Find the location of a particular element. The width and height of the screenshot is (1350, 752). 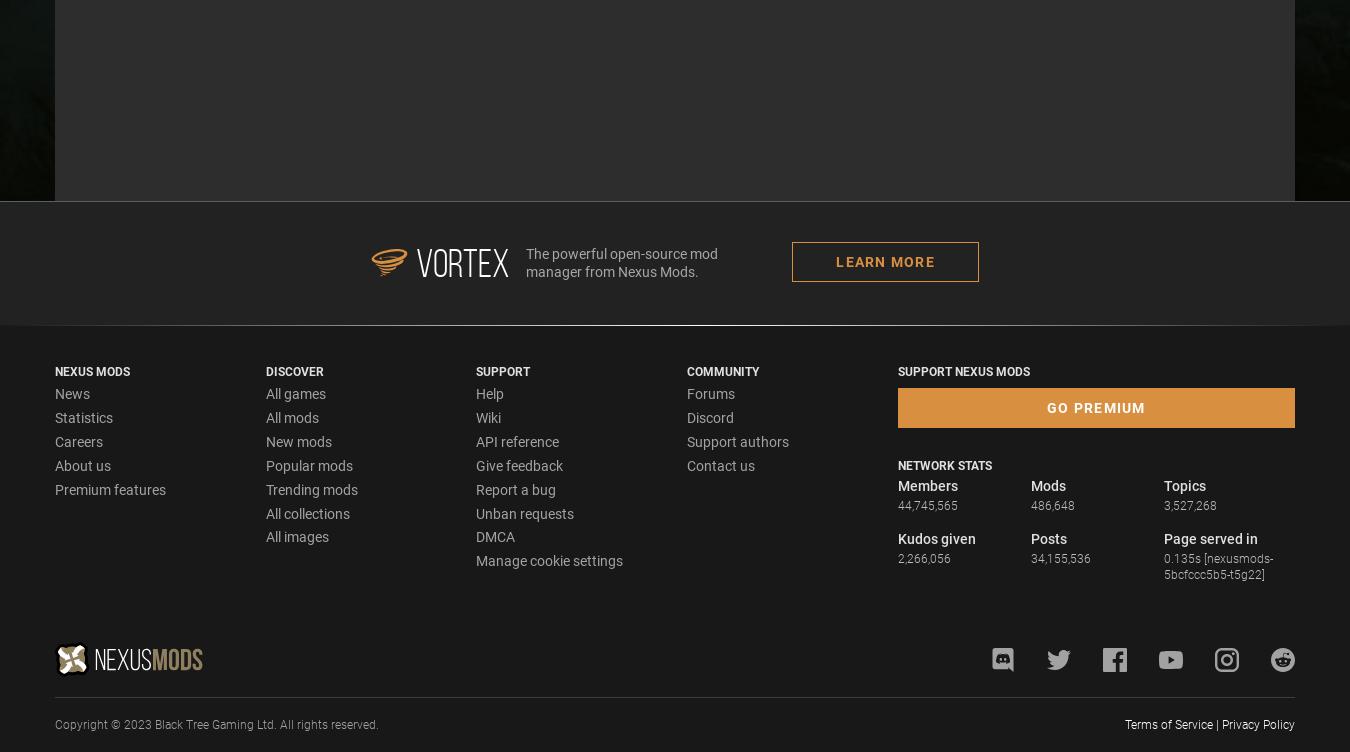

'44,745,565' is located at coordinates (926, 505).